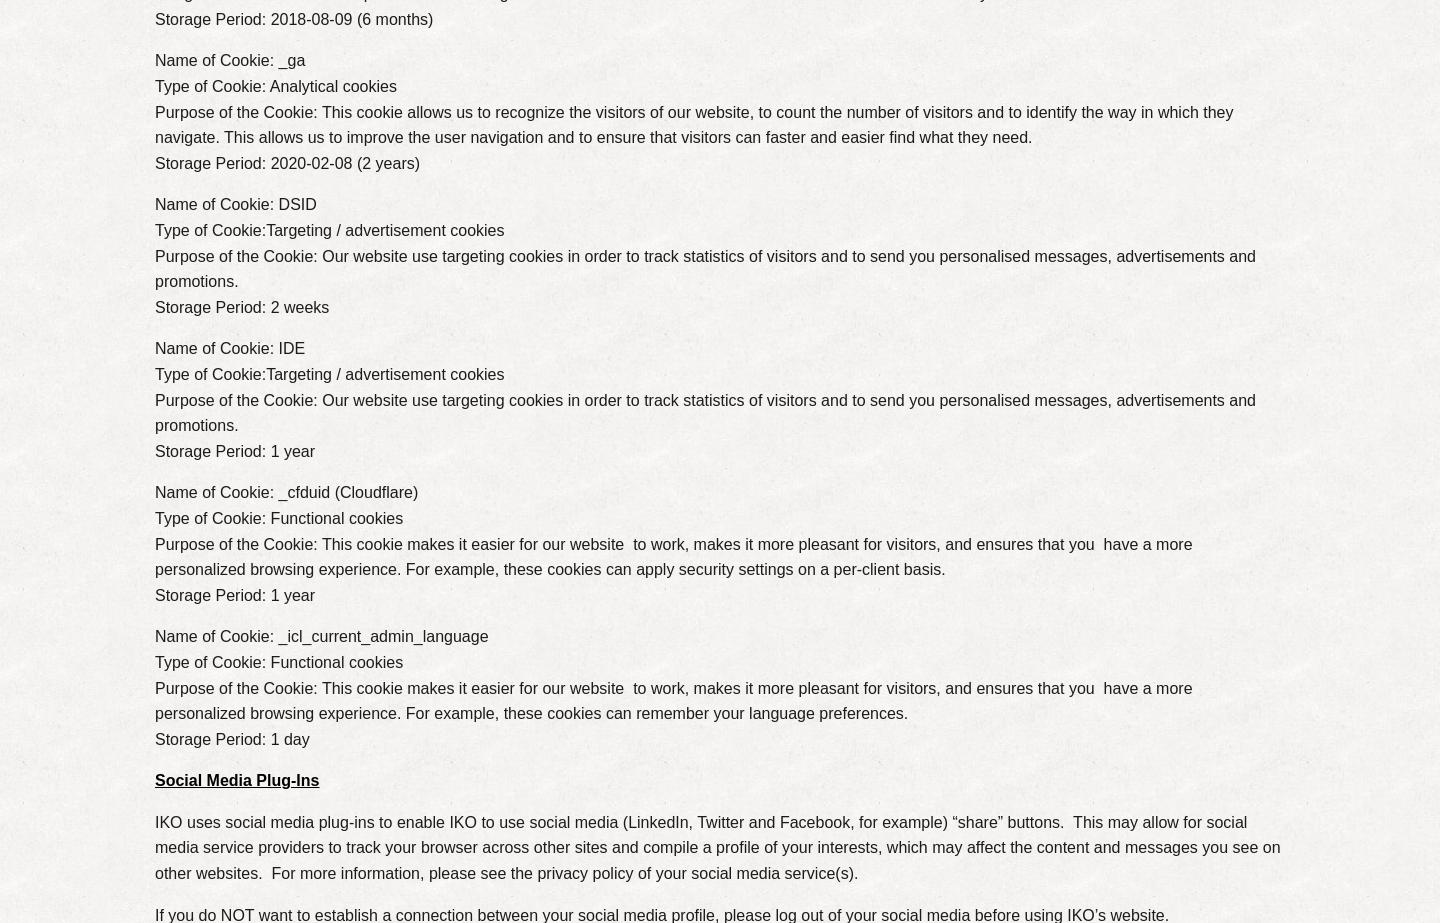 The height and width of the screenshot is (923, 1440). I want to click on 'Purpose of the Cookie: This cookie makes it easier for our website  to work, makes it more pleasant for visitors, and ensures that you  have a more personalized browsing experience. For example, these cookies can remember your language preferences.', so click(153, 699).